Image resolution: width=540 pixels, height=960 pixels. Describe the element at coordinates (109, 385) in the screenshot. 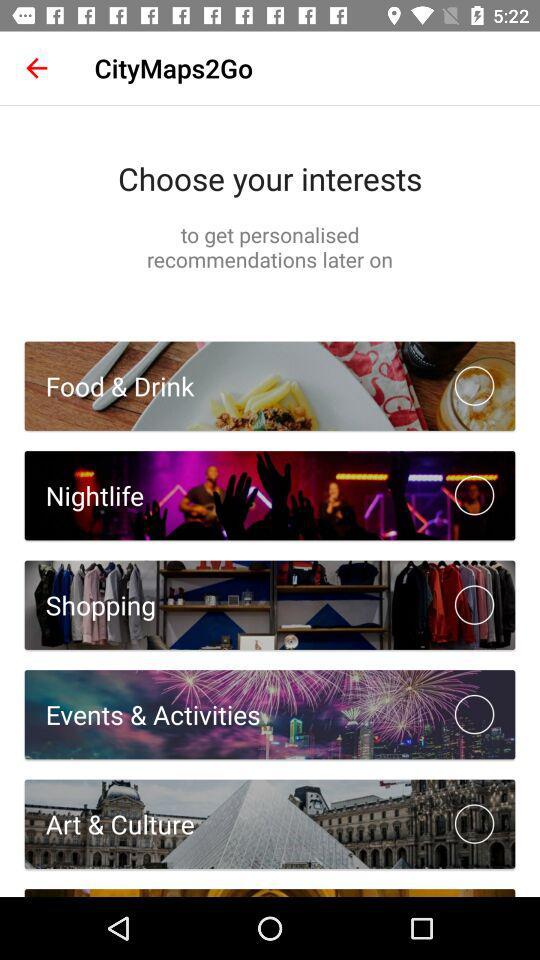

I see `item below the to get personalised icon` at that location.